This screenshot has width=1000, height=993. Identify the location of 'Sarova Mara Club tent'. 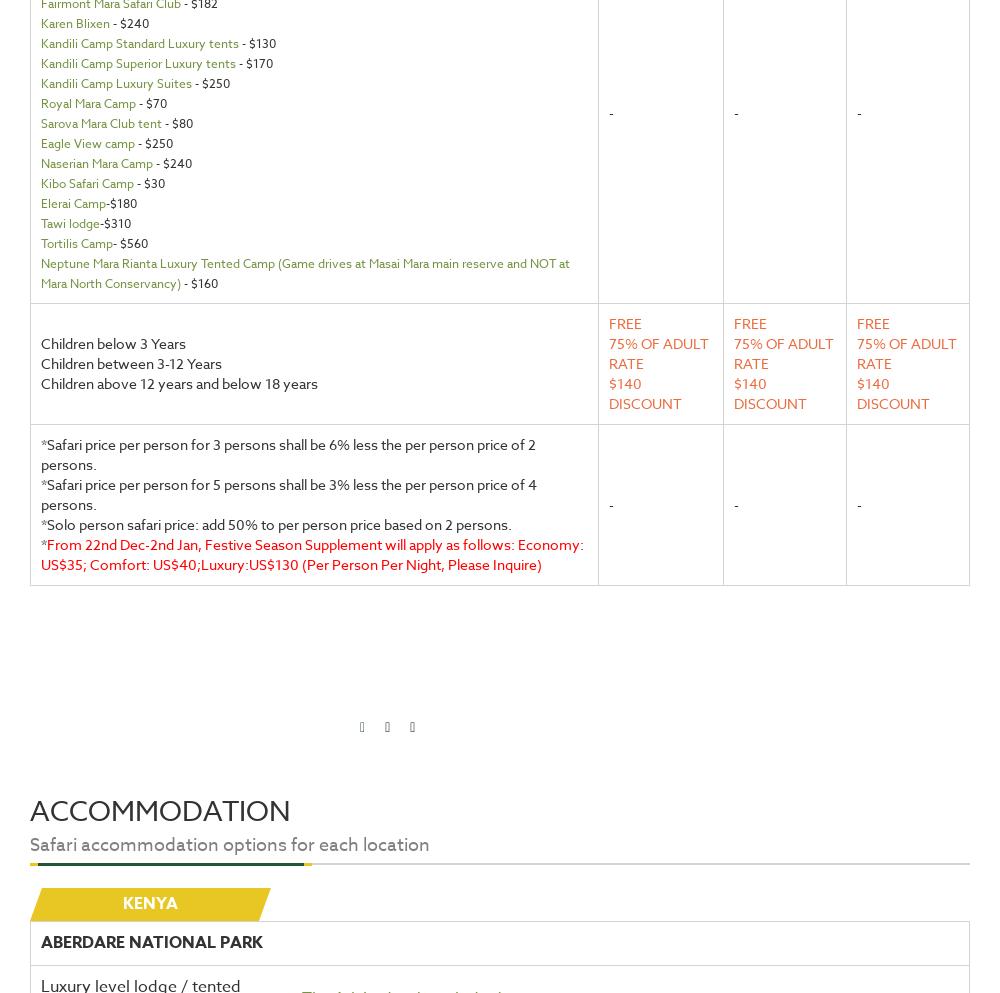
(100, 123).